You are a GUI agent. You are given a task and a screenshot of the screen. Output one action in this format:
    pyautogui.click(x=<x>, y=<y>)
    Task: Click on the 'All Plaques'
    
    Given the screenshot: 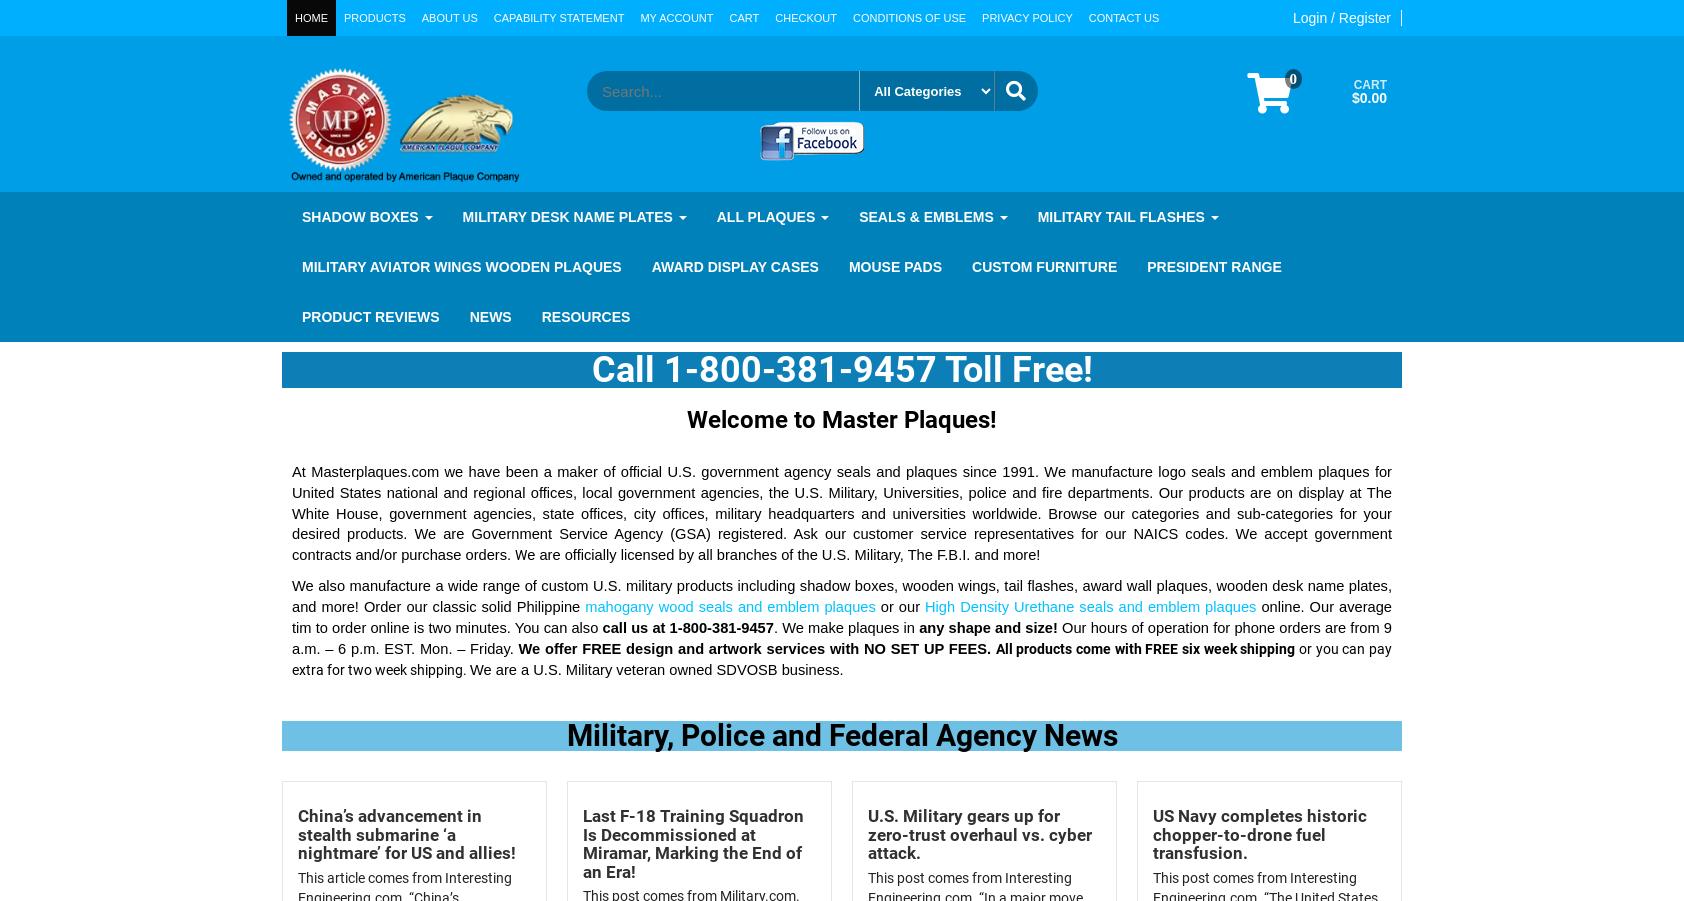 What is the action you would take?
    pyautogui.click(x=767, y=214)
    